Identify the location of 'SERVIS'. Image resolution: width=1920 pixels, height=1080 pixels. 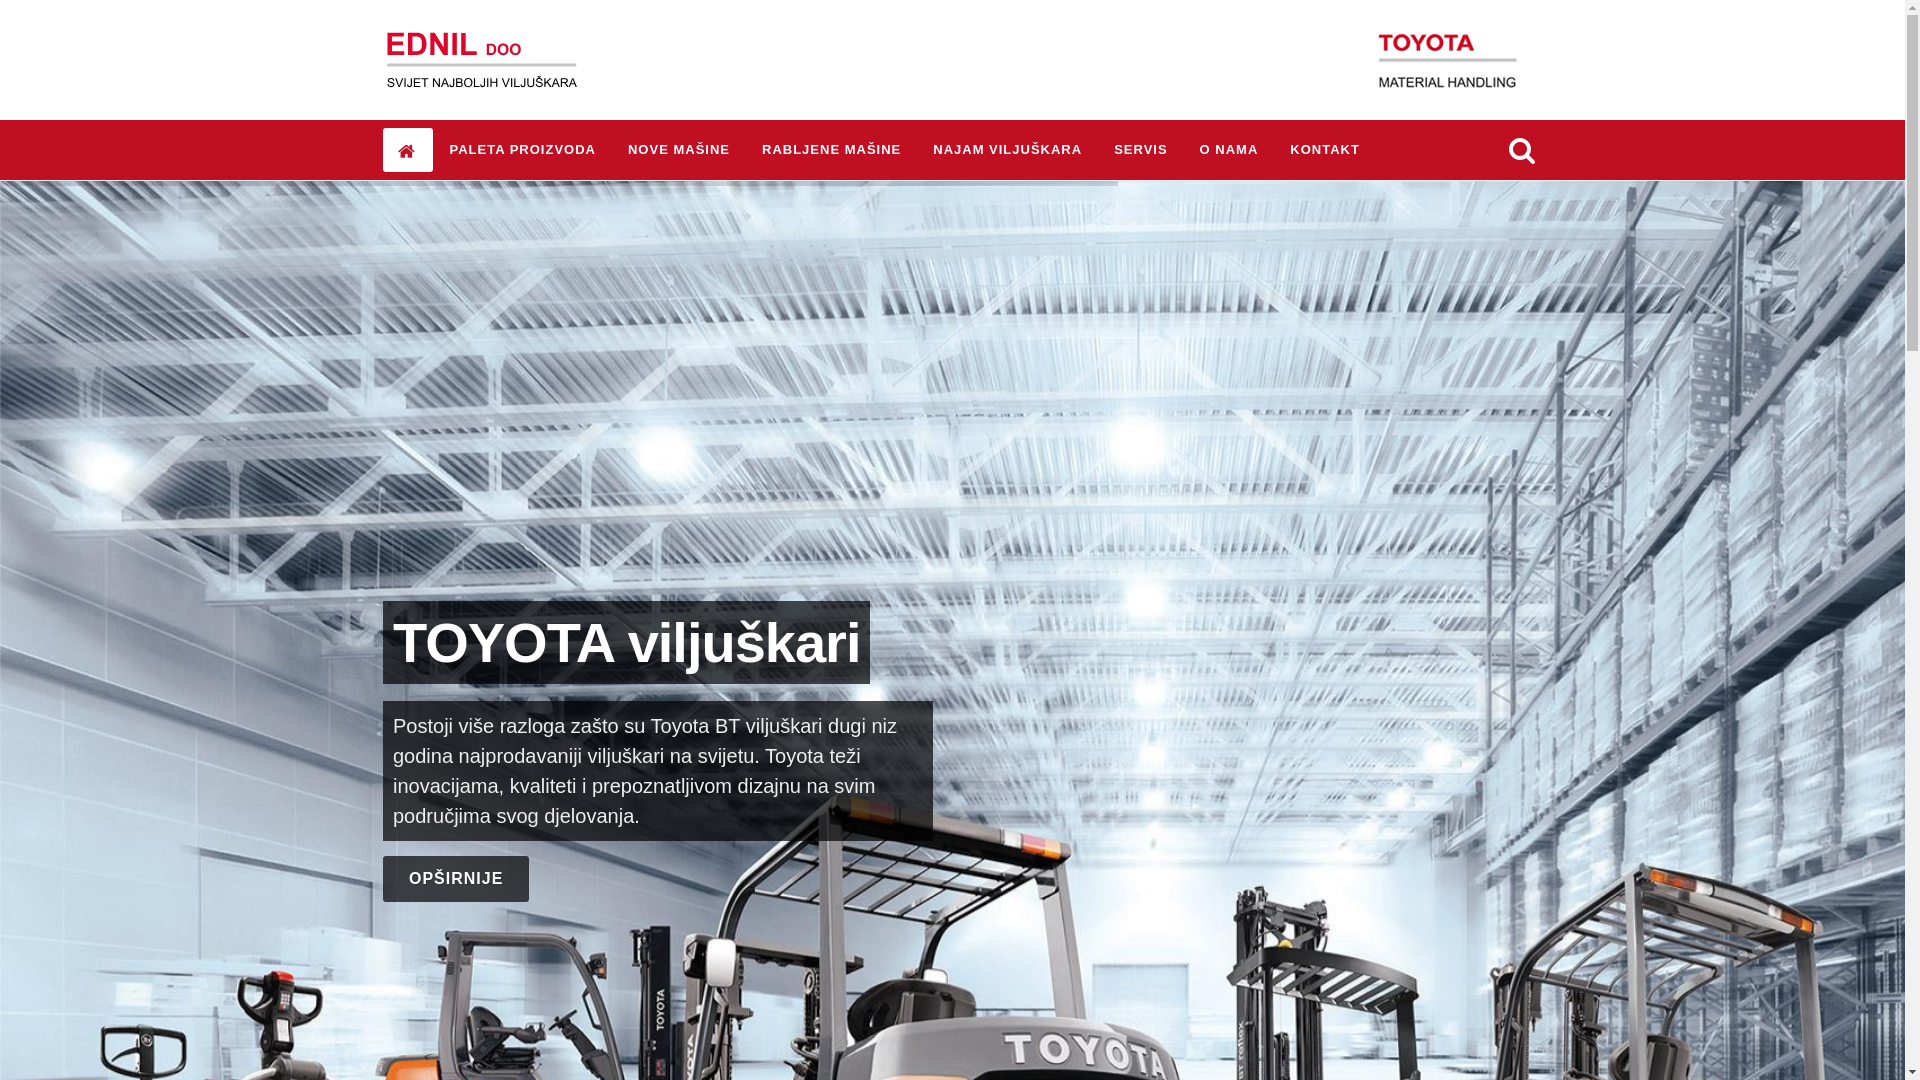
(1140, 149).